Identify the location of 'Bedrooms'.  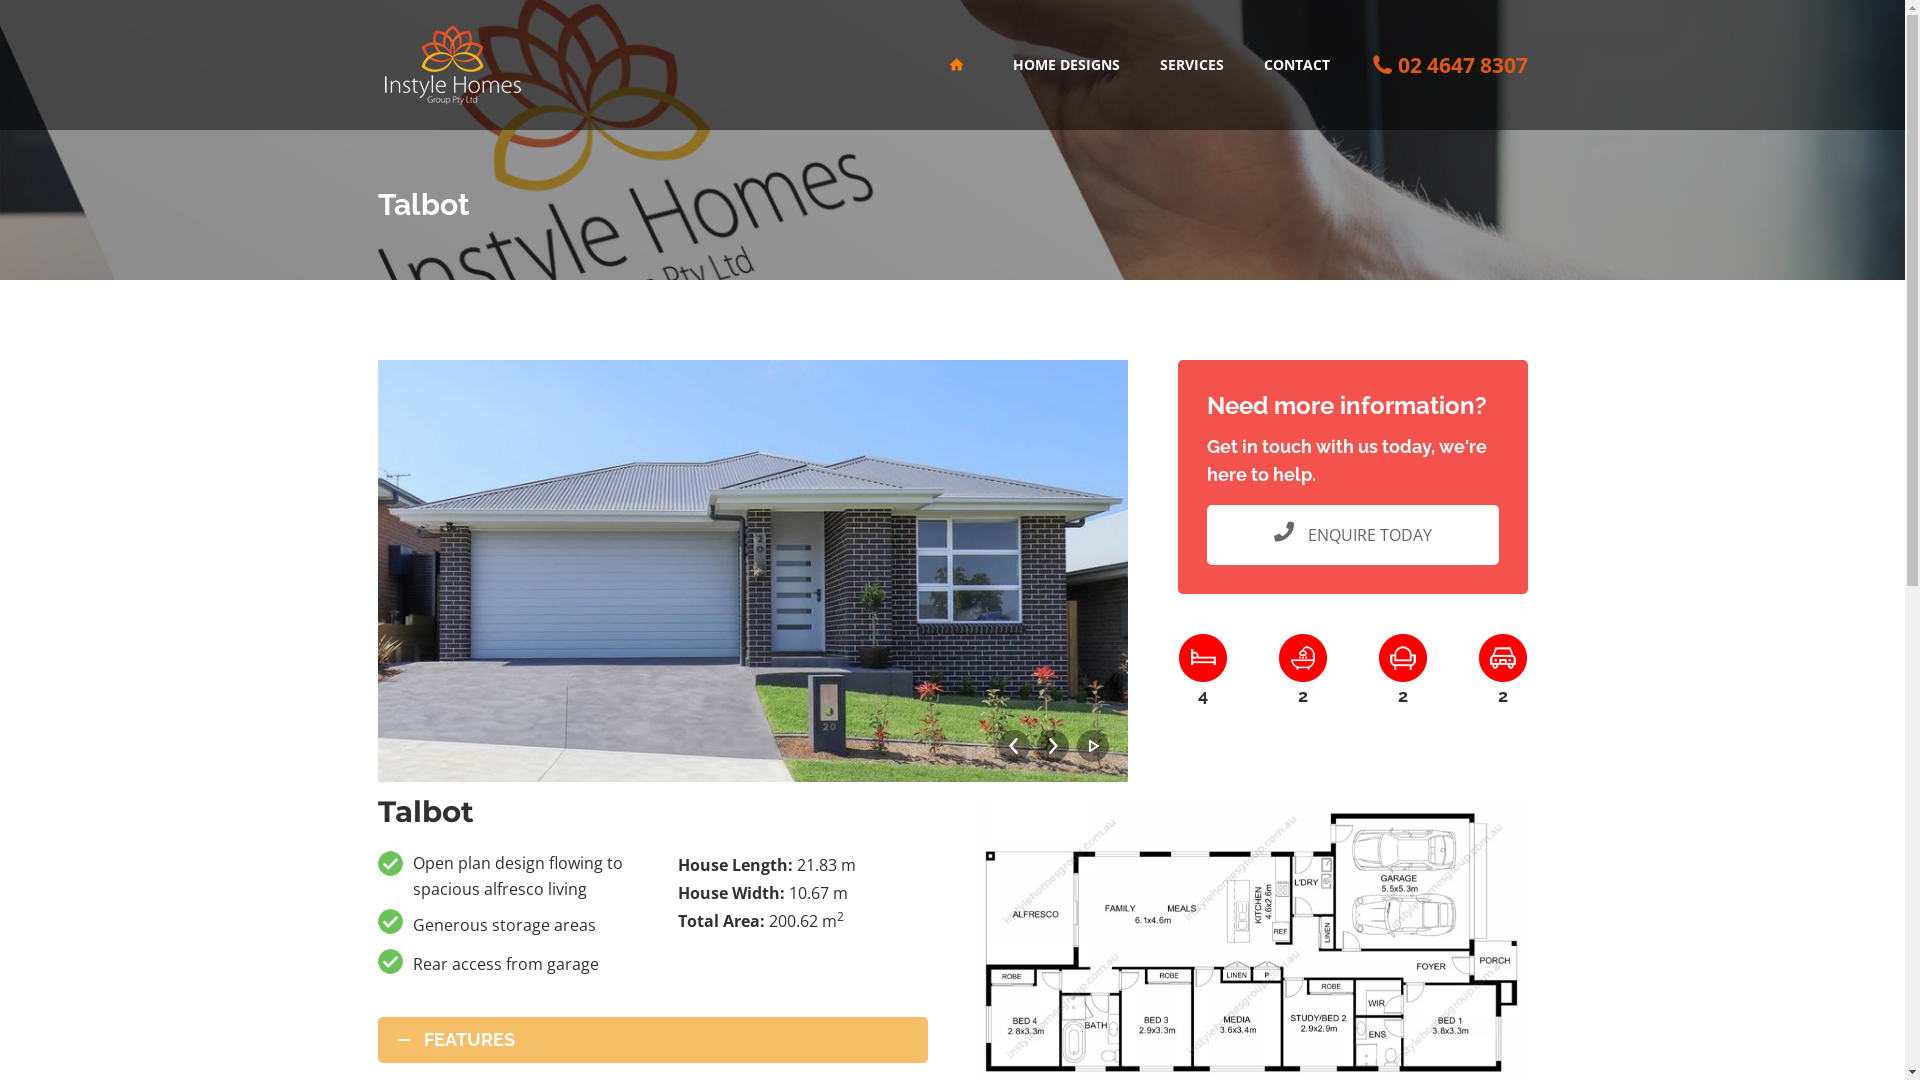
(1200, 658).